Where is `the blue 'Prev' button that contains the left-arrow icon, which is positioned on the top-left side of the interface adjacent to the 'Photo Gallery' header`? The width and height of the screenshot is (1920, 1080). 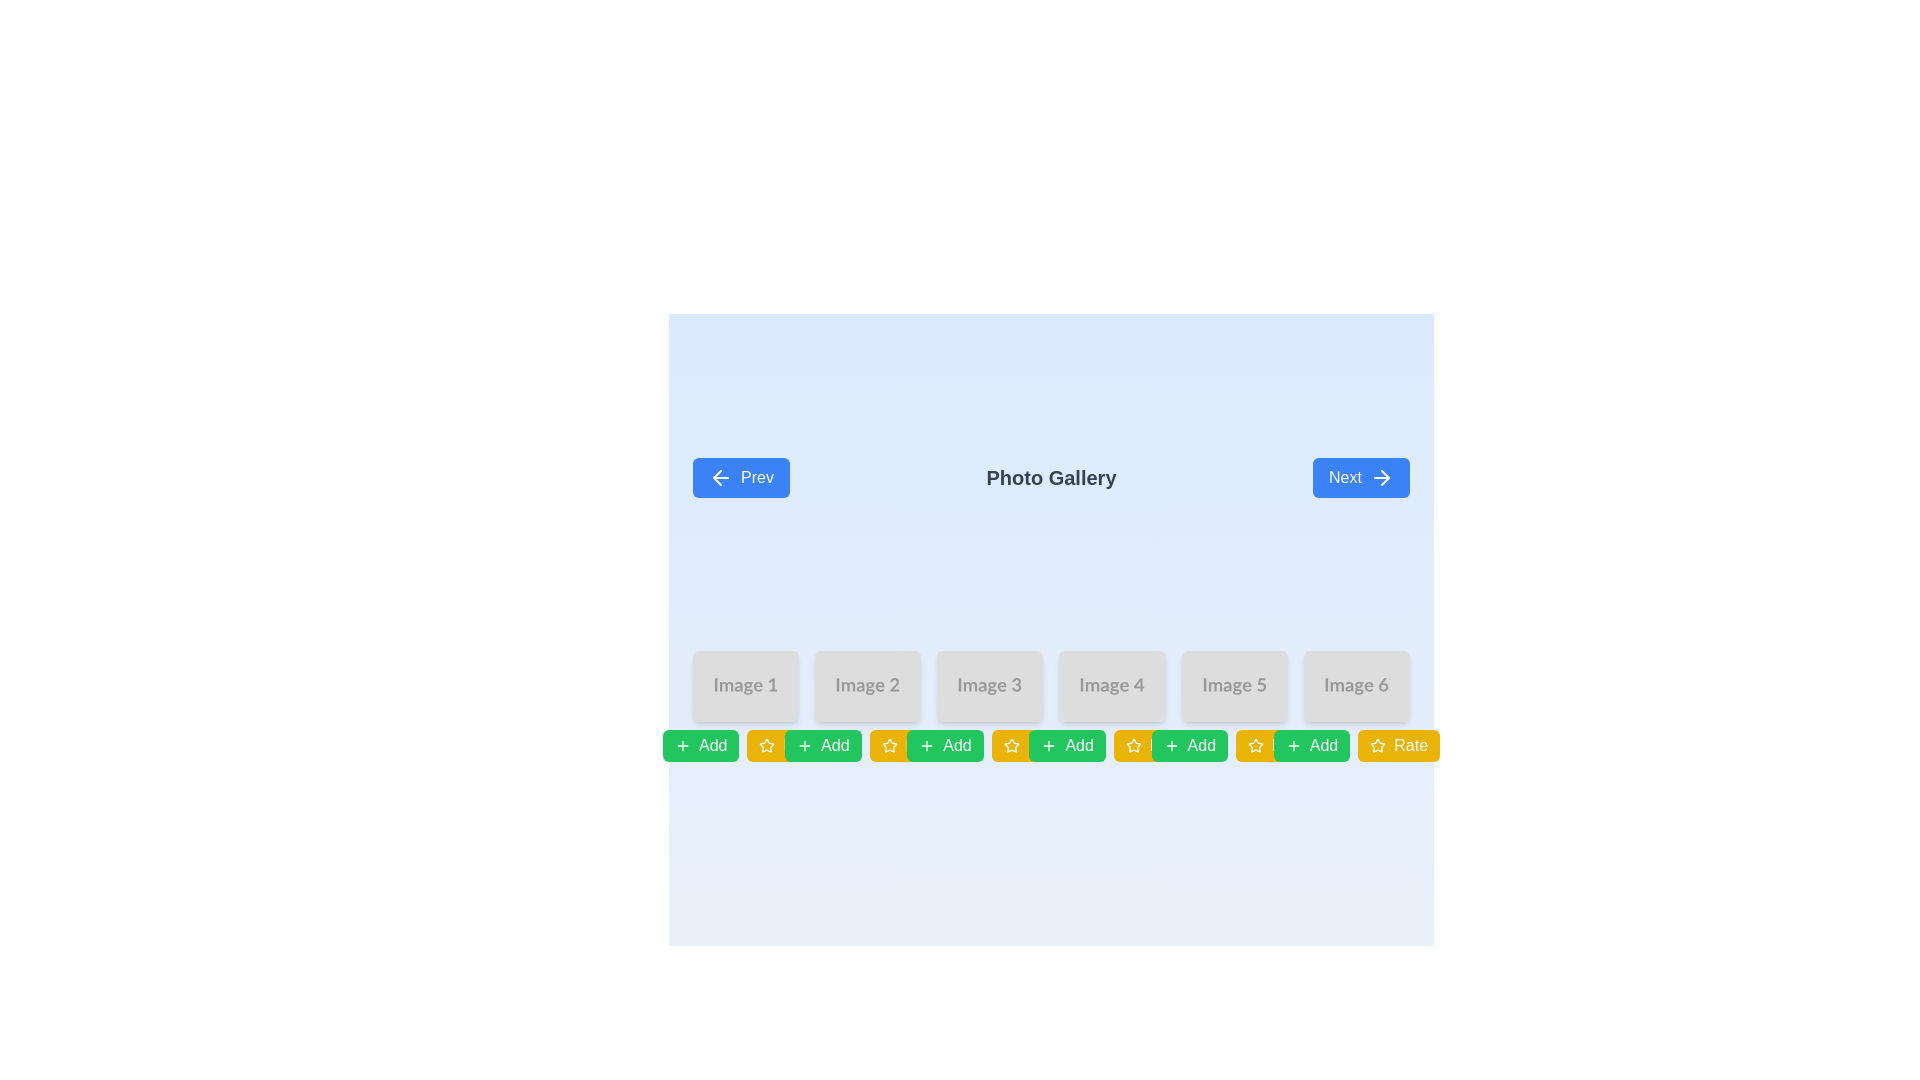 the blue 'Prev' button that contains the left-arrow icon, which is positioned on the top-left side of the interface adjacent to the 'Photo Gallery' header is located at coordinates (720, 478).